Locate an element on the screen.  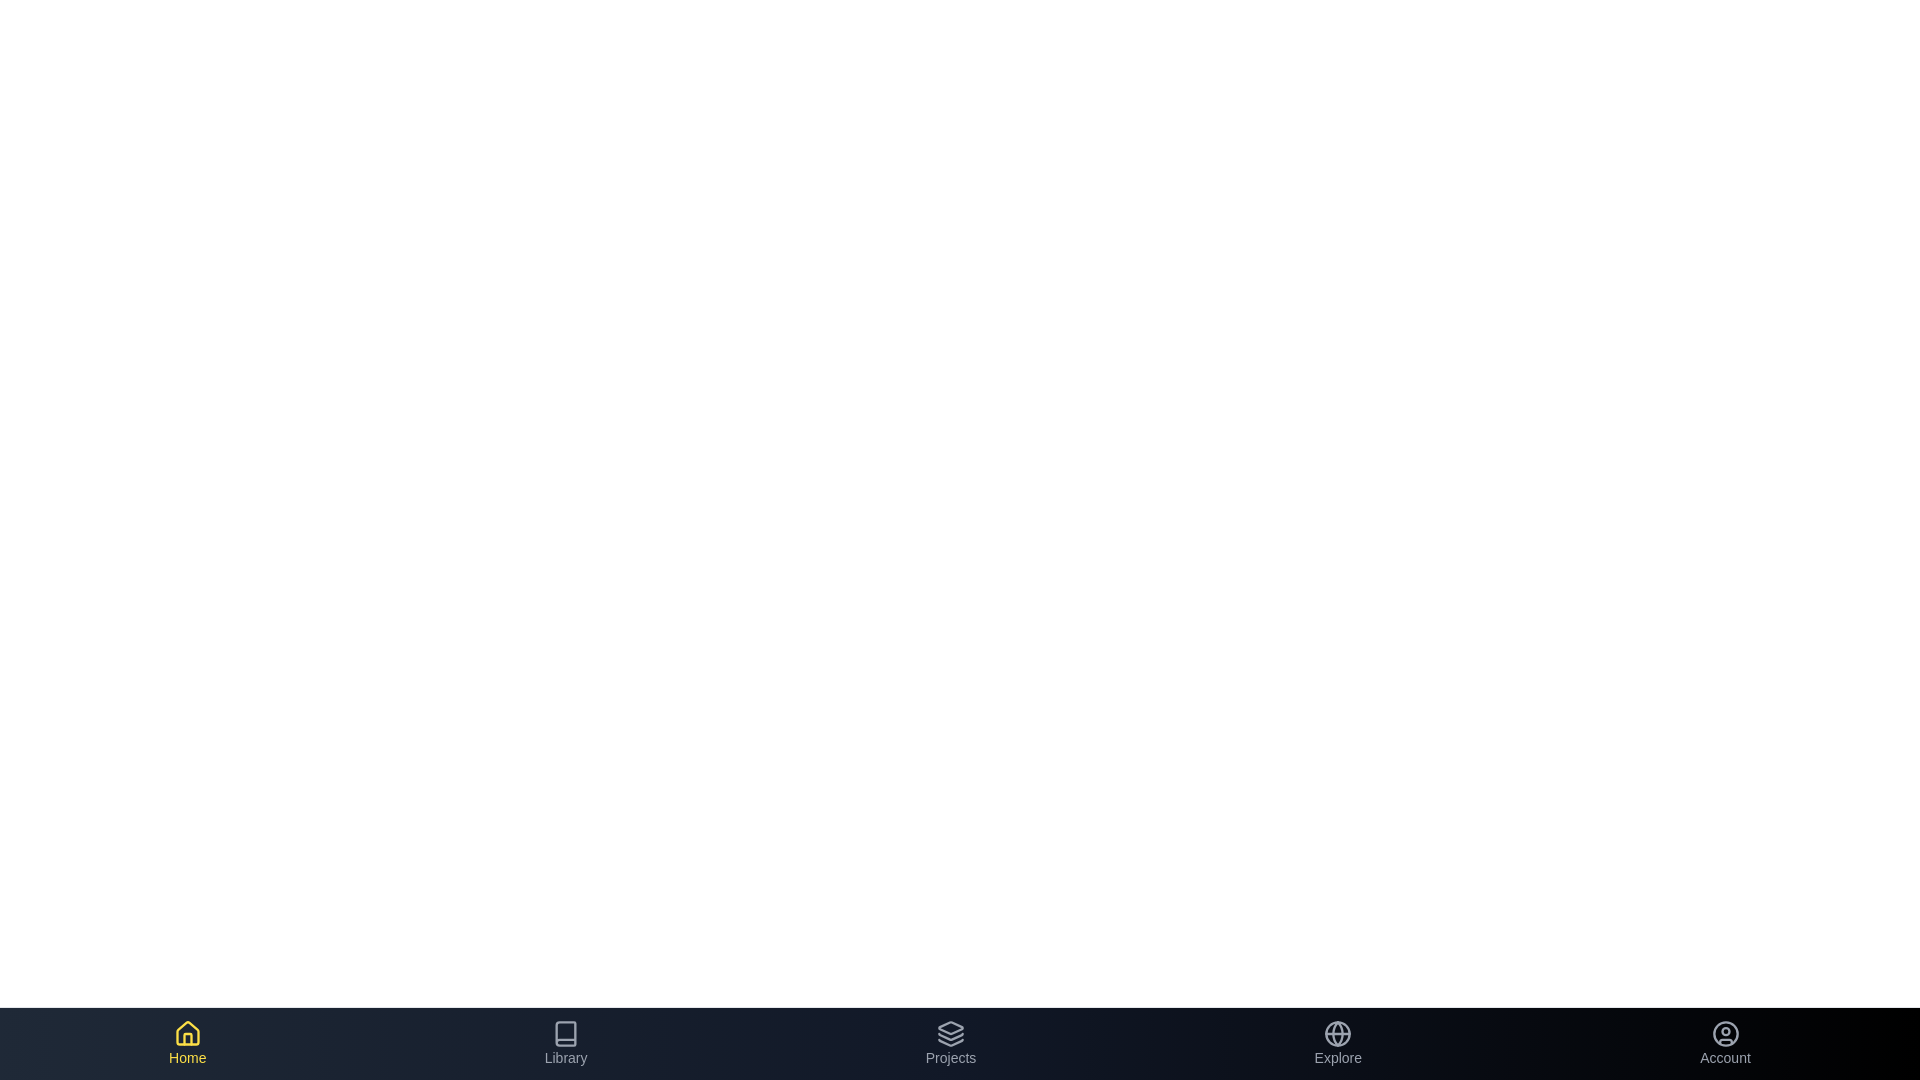
the 'Home' button to inspect its behavior and design is located at coordinates (187, 1043).